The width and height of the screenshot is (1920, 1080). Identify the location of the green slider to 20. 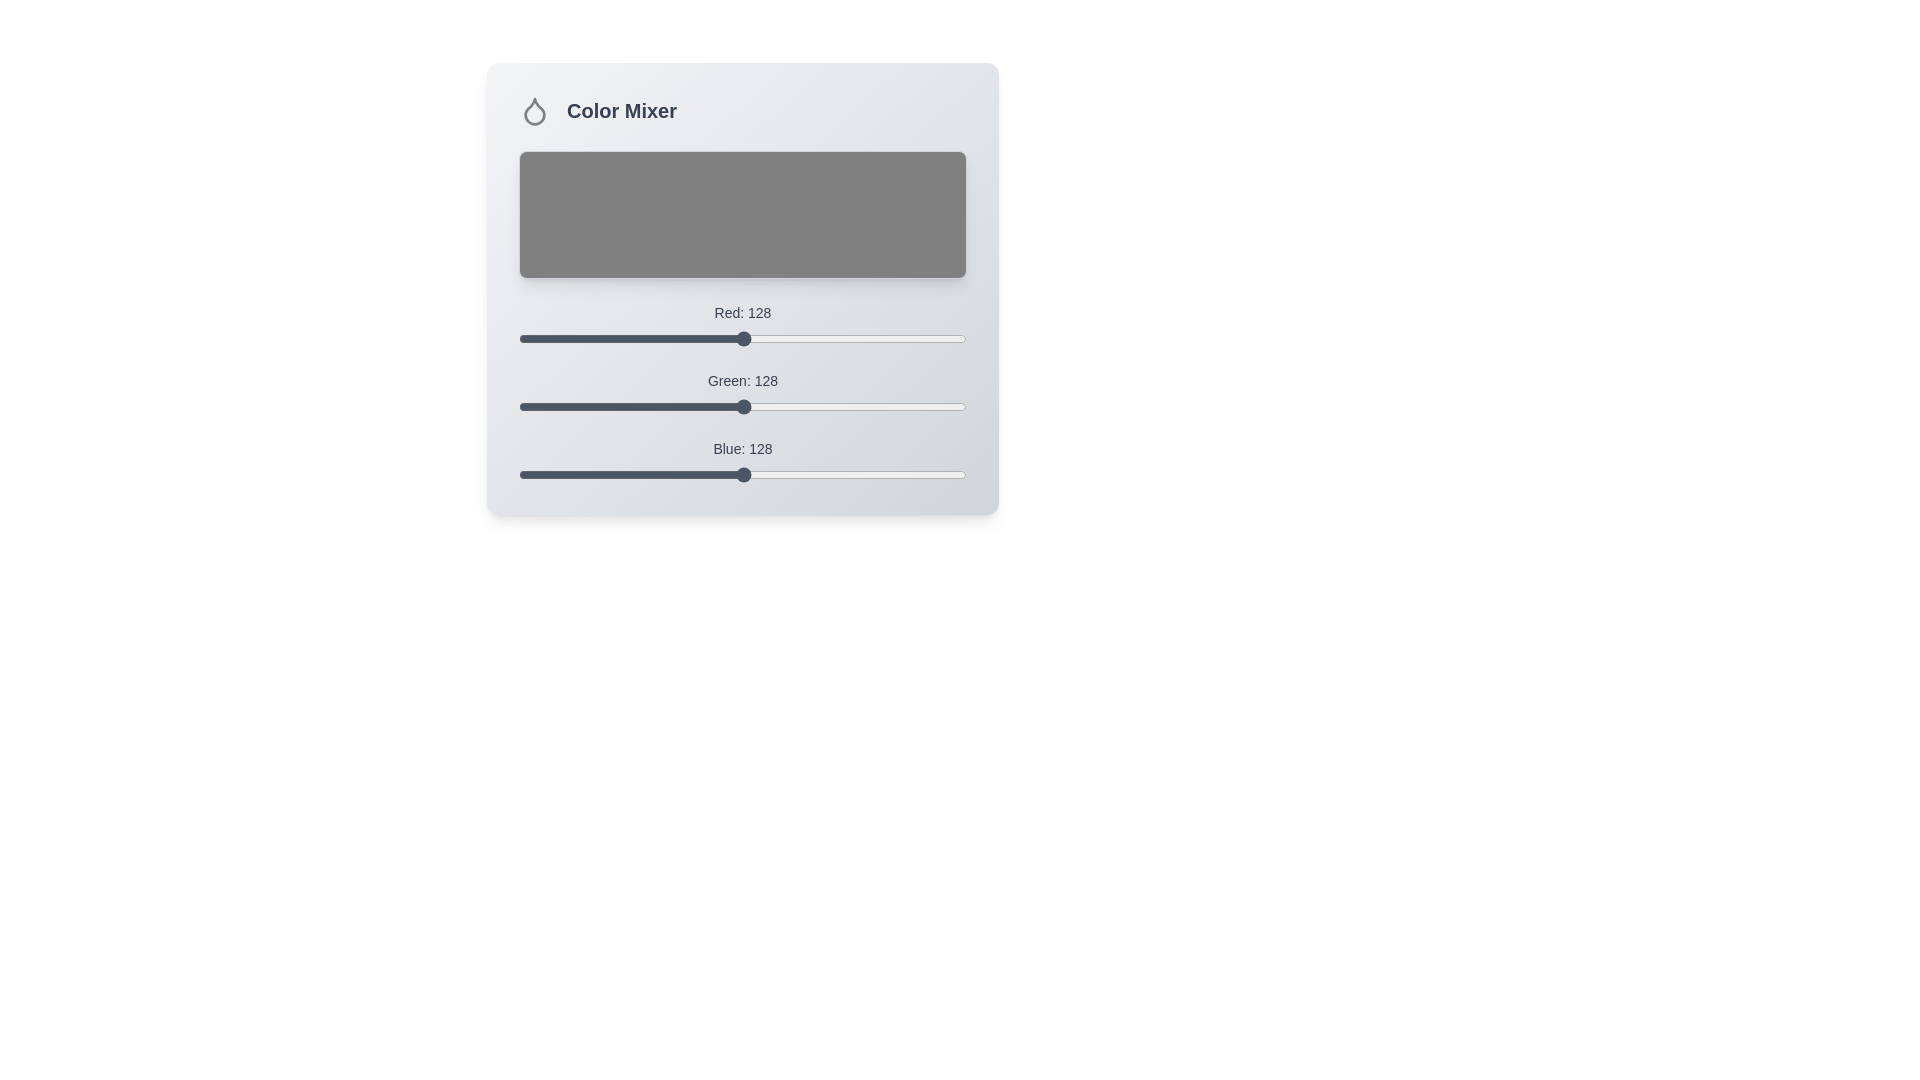
(554, 406).